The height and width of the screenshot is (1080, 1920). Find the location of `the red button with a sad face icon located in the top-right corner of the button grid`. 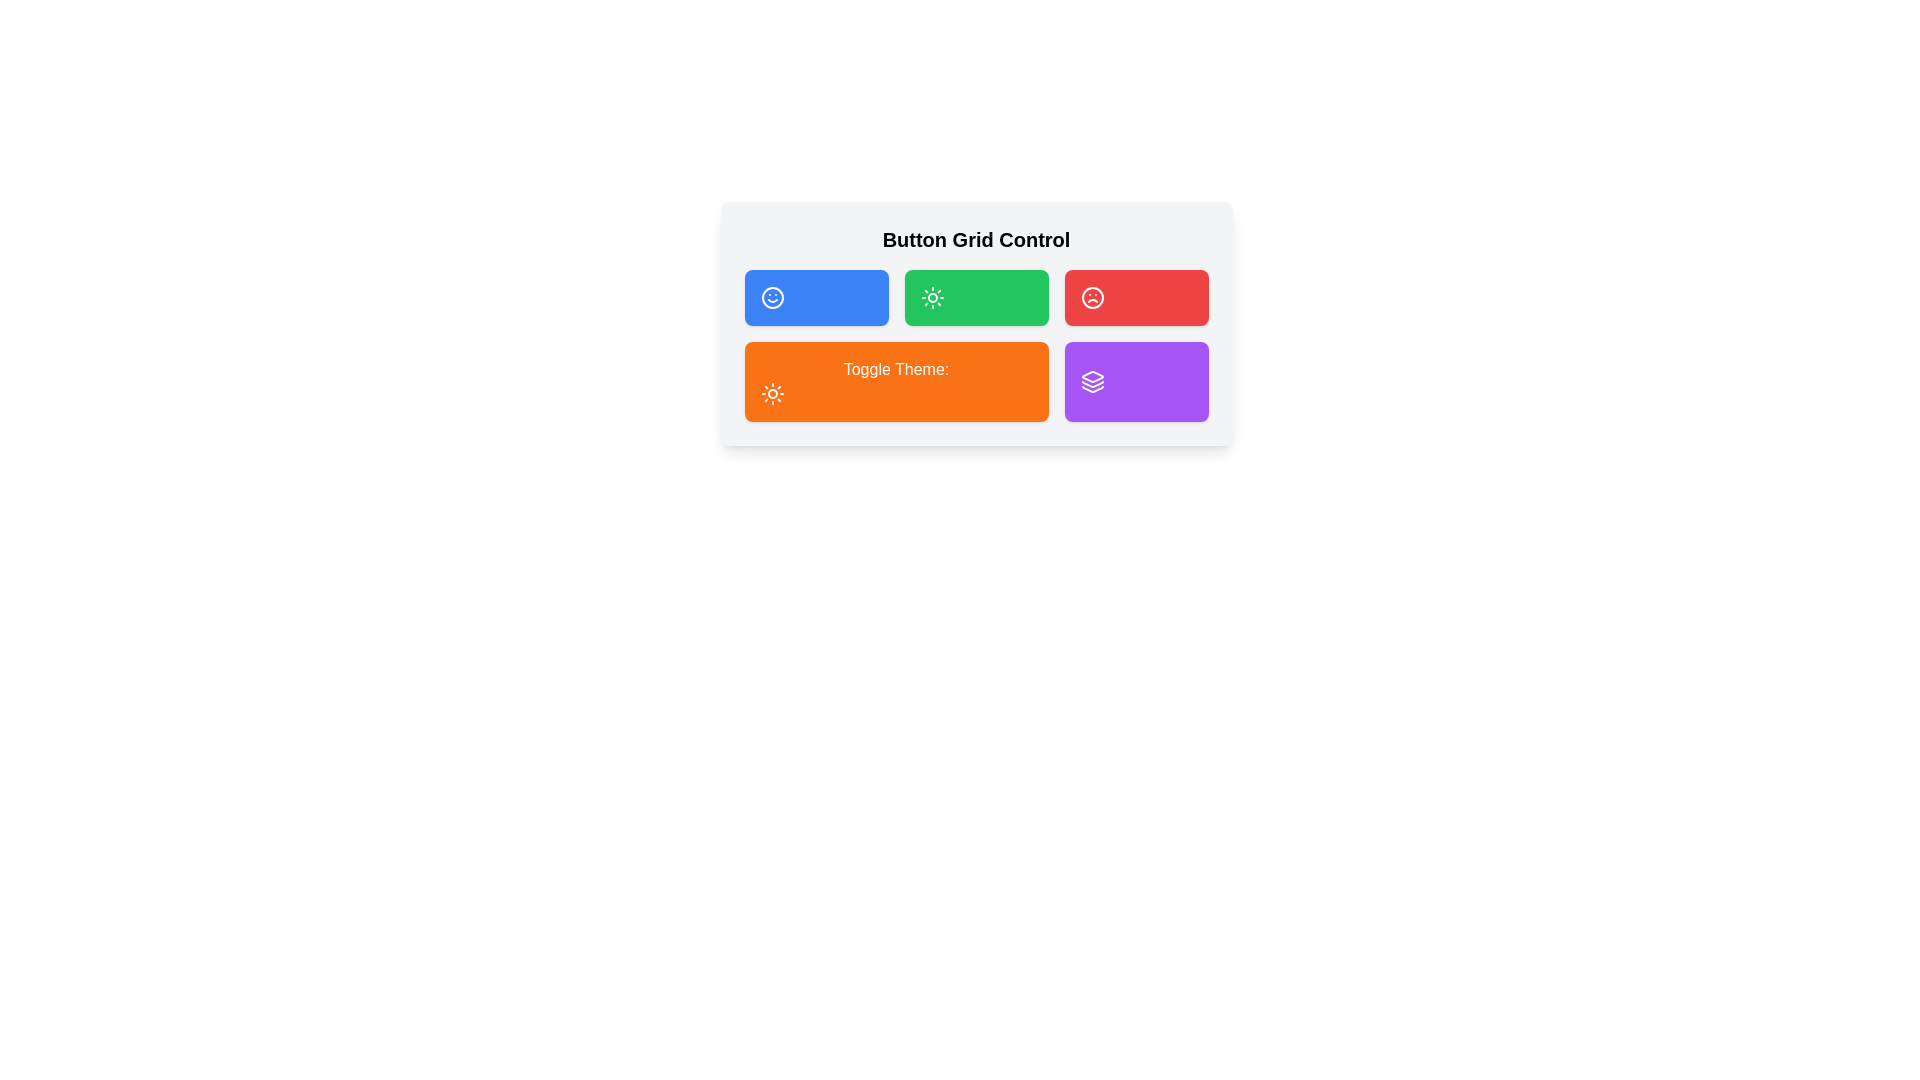

the red button with a sad face icon located in the top-right corner of the button grid is located at coordinates (1136, 297).